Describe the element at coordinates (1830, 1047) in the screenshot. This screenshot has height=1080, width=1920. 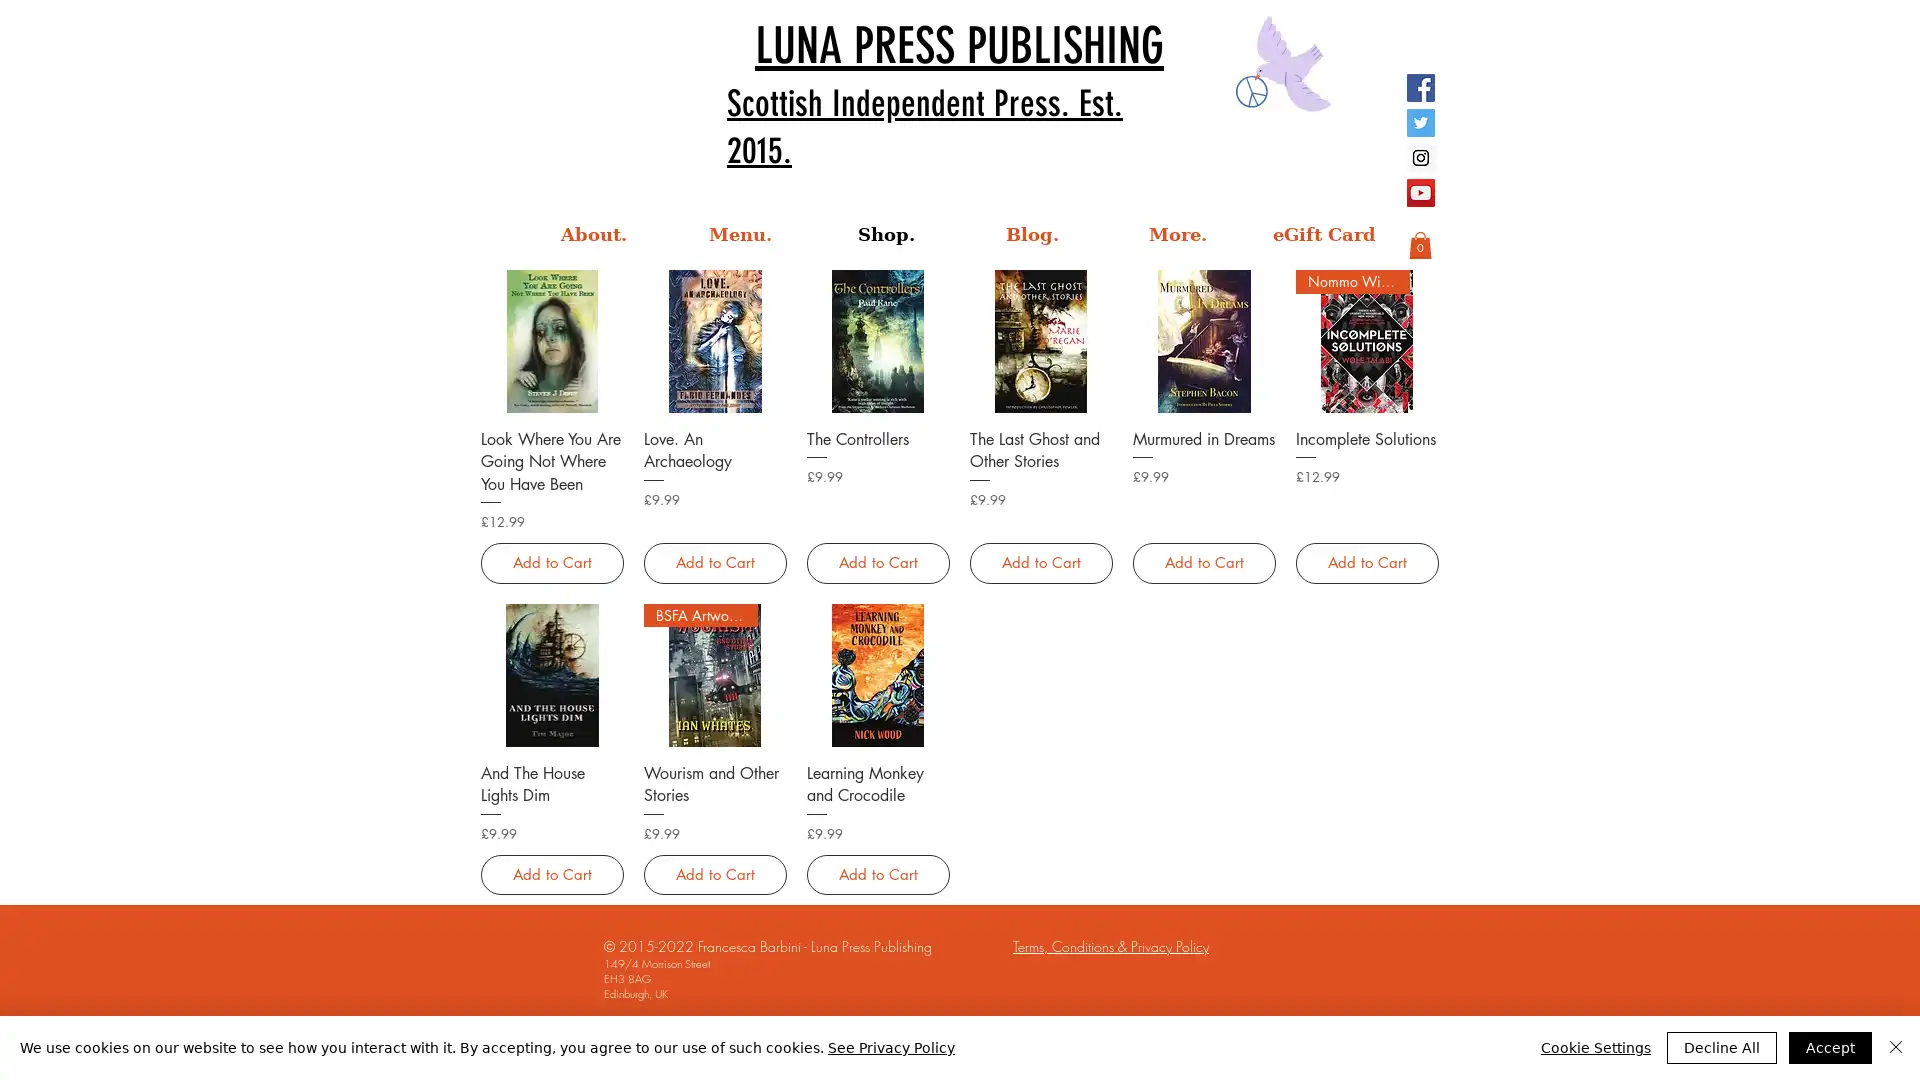
I see `Accept` at that location.